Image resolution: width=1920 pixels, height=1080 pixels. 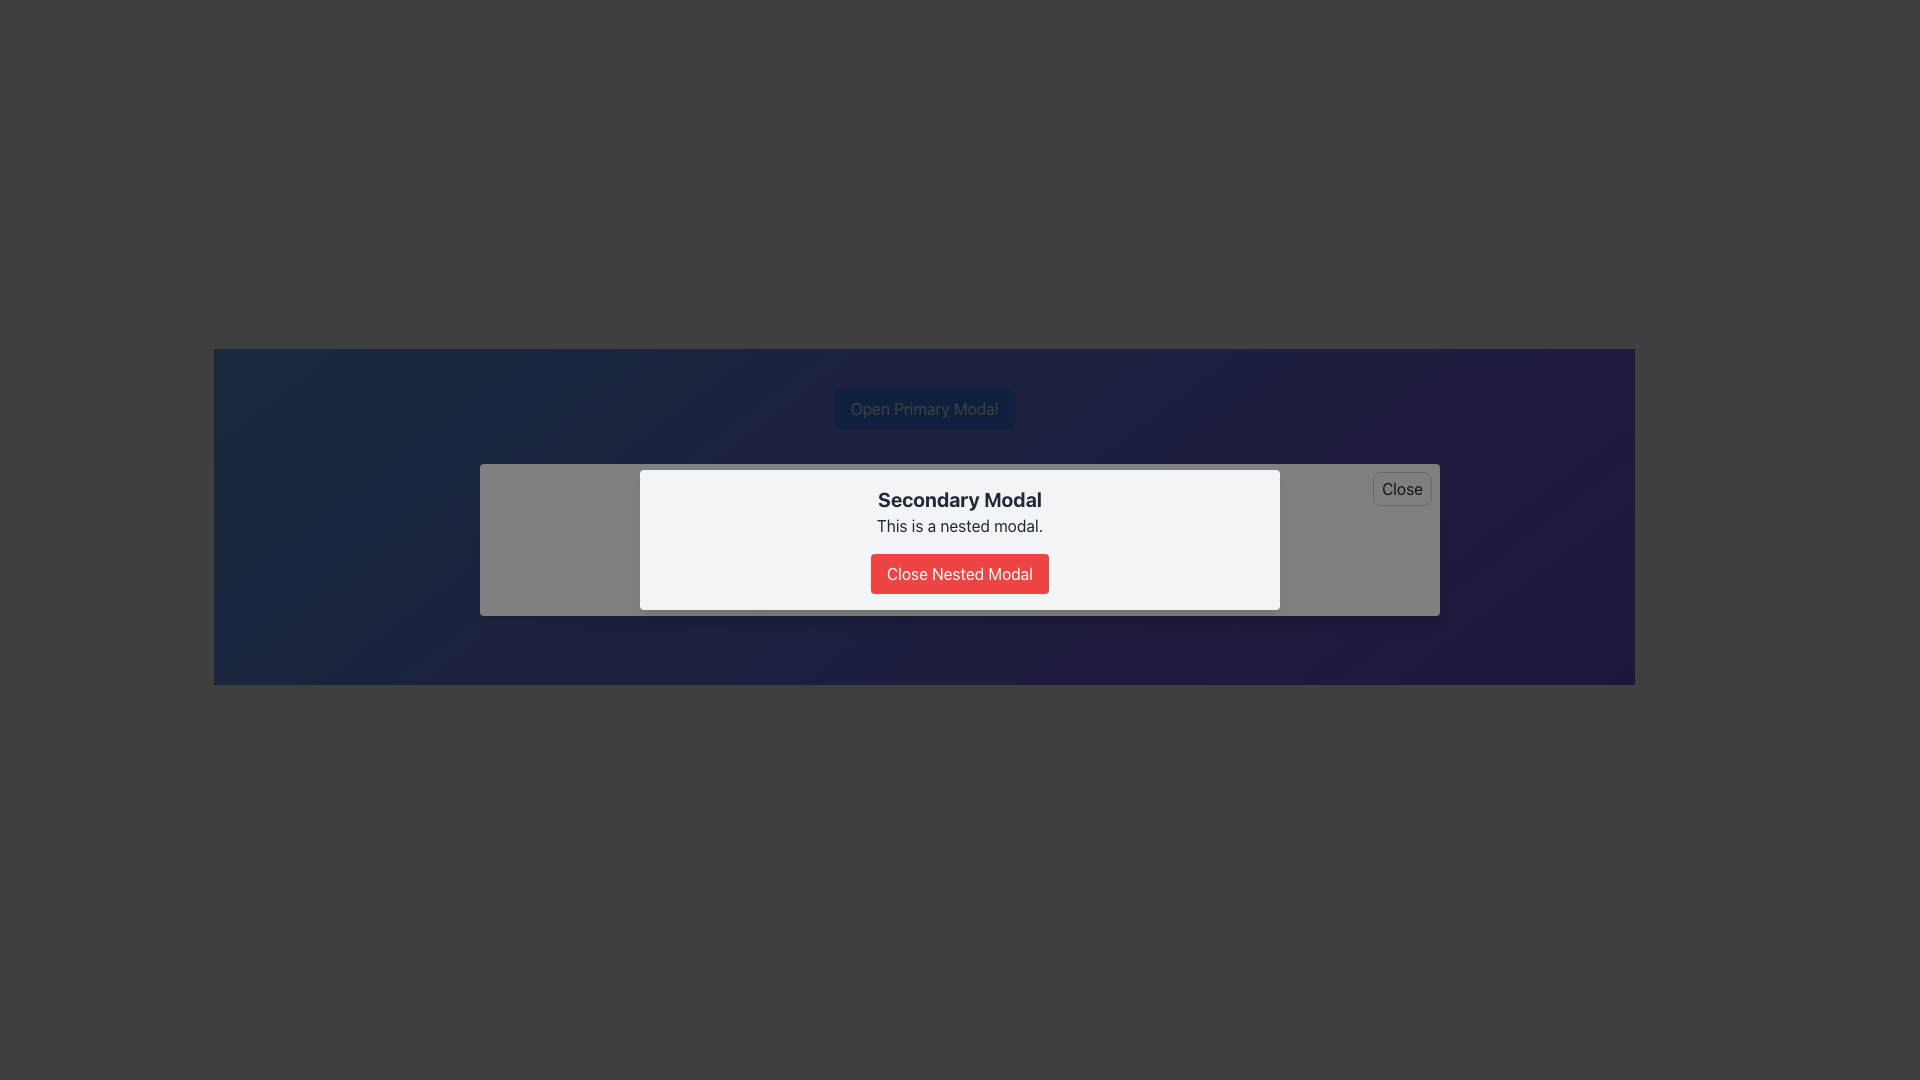 What do you see at coordinates (960, 571) in the screenshot?
I see `the third button located centrally within the white modal box` at bounding box center [960, 571].